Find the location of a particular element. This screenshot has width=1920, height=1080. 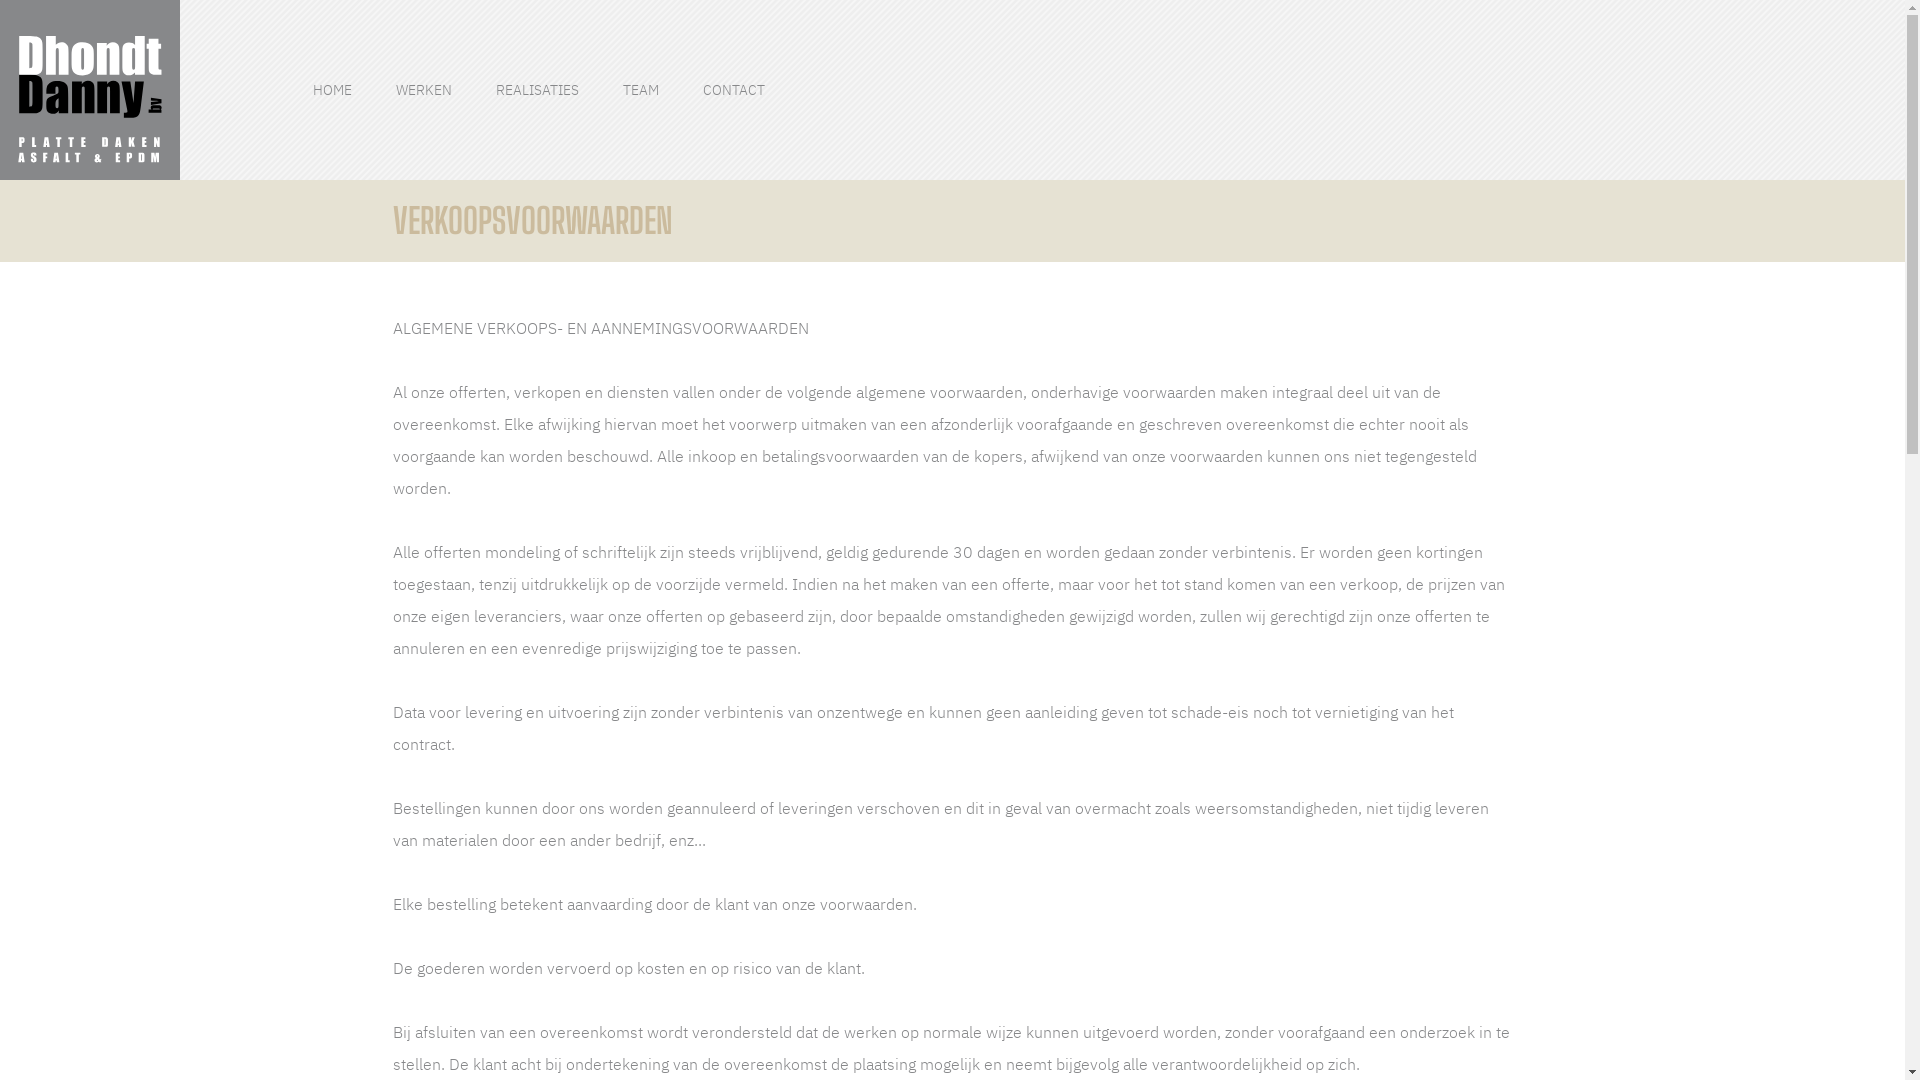

'TEAM' is located at coordinates (641, 90).